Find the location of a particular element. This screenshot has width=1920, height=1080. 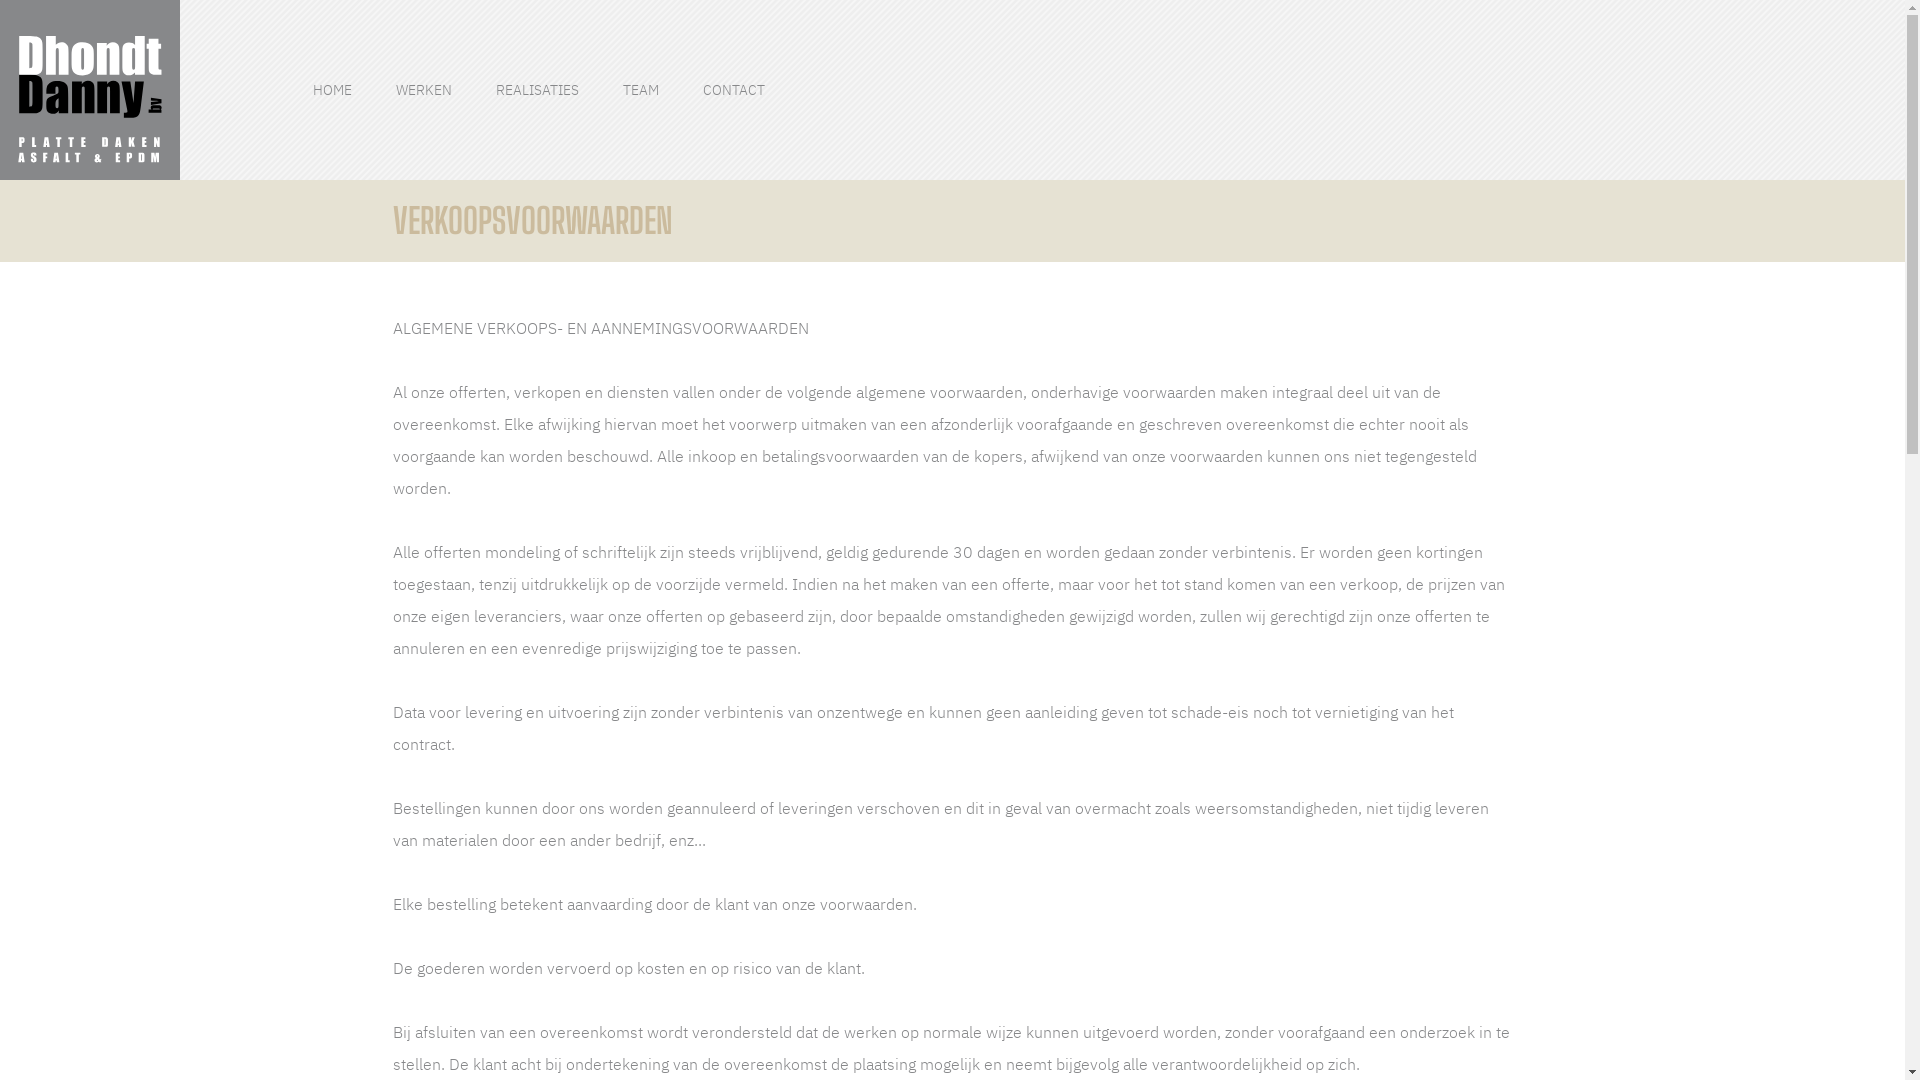

'TEAM' is located at coordinates (641, 90).